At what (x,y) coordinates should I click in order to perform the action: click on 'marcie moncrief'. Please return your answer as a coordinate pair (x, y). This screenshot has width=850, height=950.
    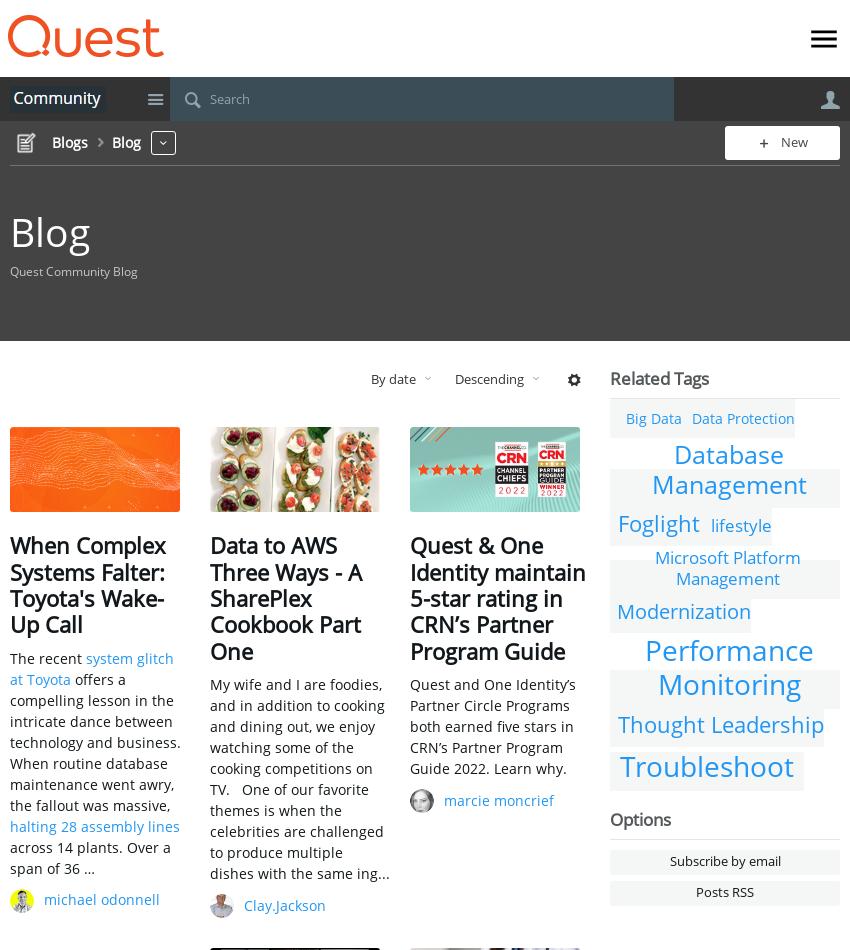
    Looking at the image, I should click on (499, 798).